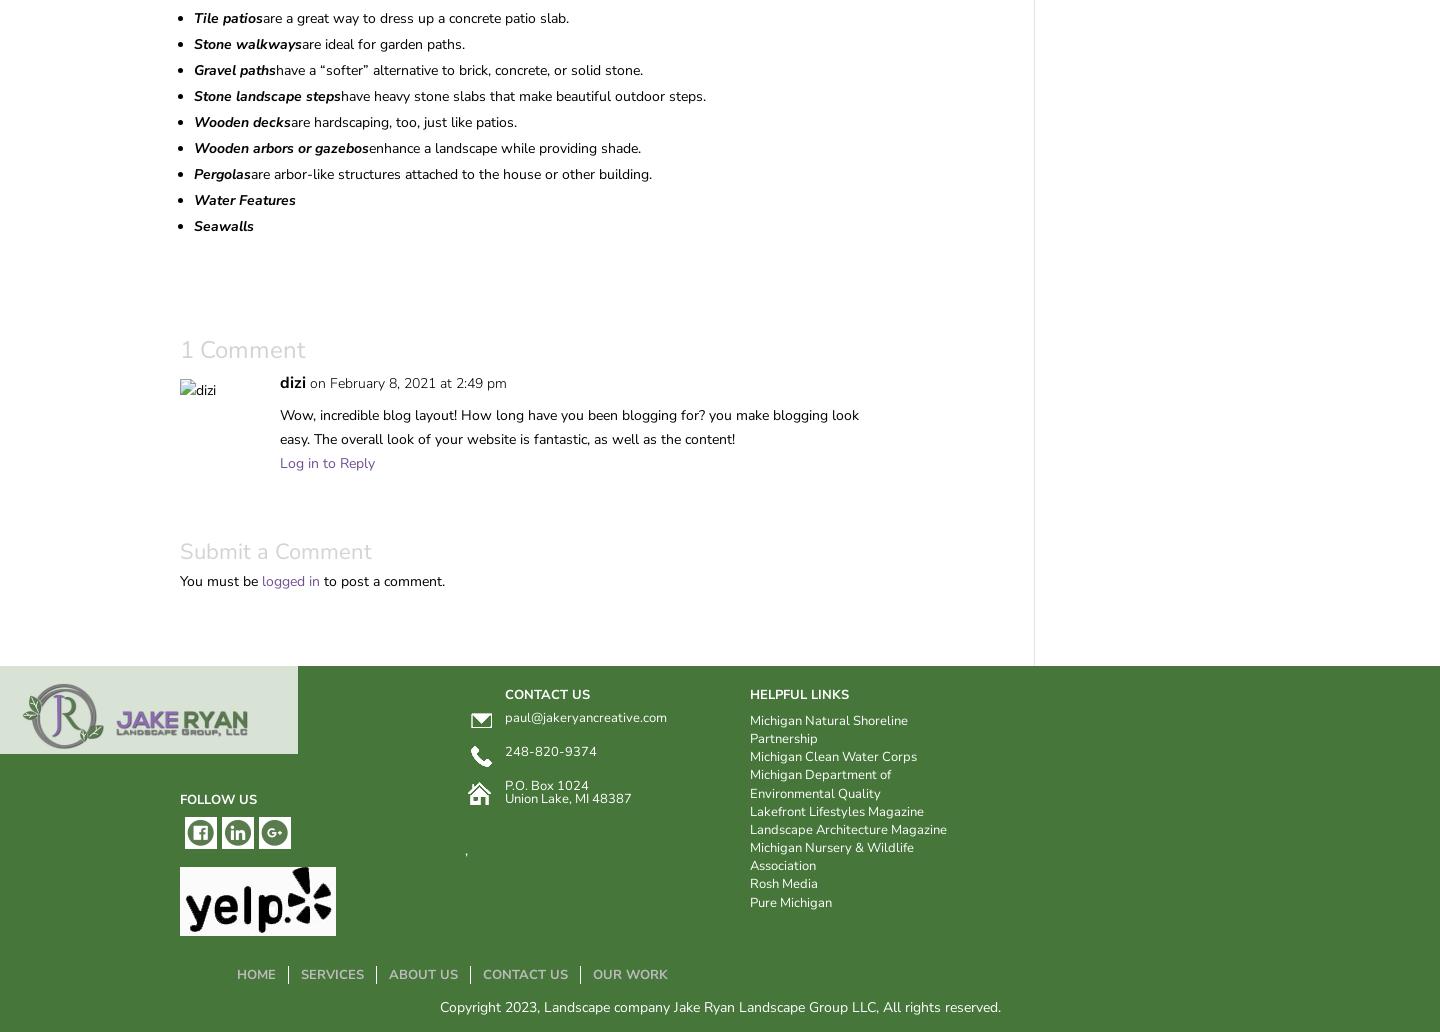 Image resolution: width=1440 pixels, height=1032 pixels. What do you see at coordinates (747, 884) in the screenshot?
I see `'Rosh Media'` at bounding box center [747, 884].